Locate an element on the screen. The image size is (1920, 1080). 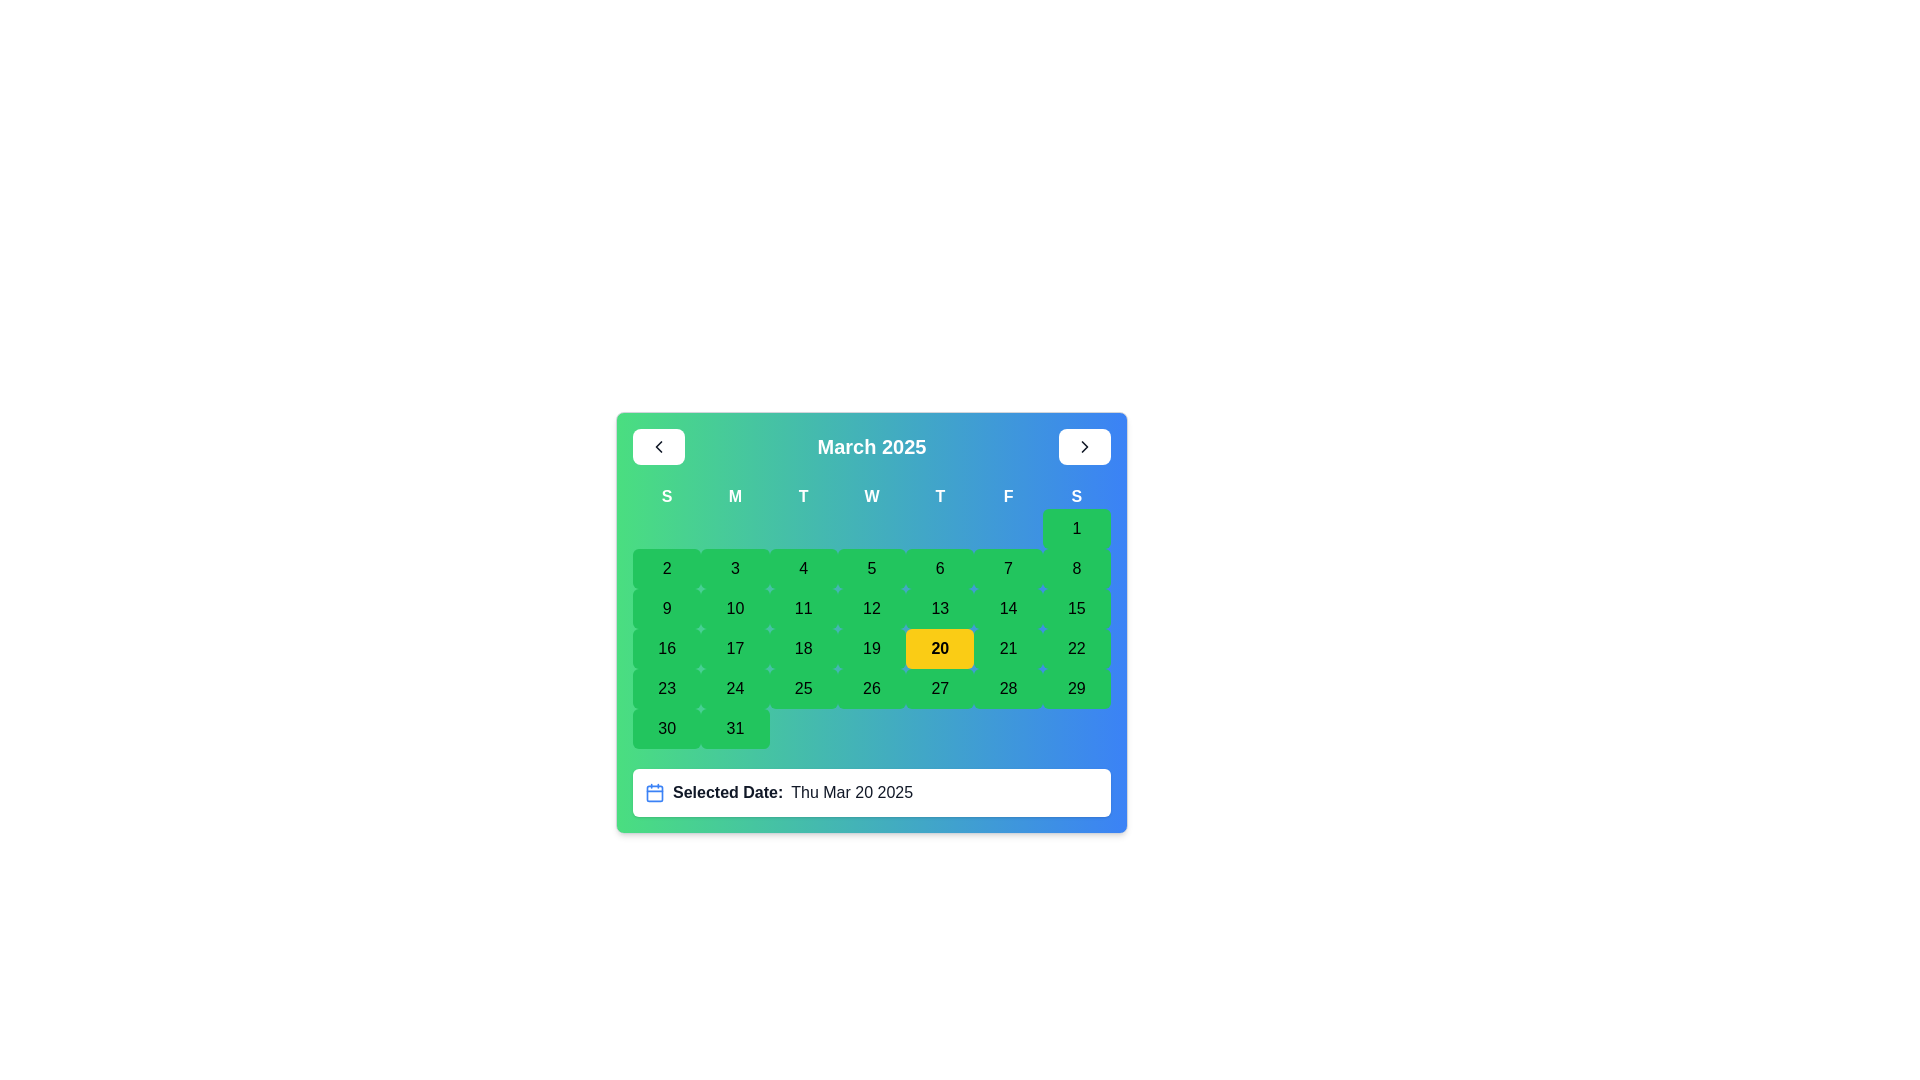
the button representing the 23rd day of the month in the calendar interface is located at coordinates (667, 688).